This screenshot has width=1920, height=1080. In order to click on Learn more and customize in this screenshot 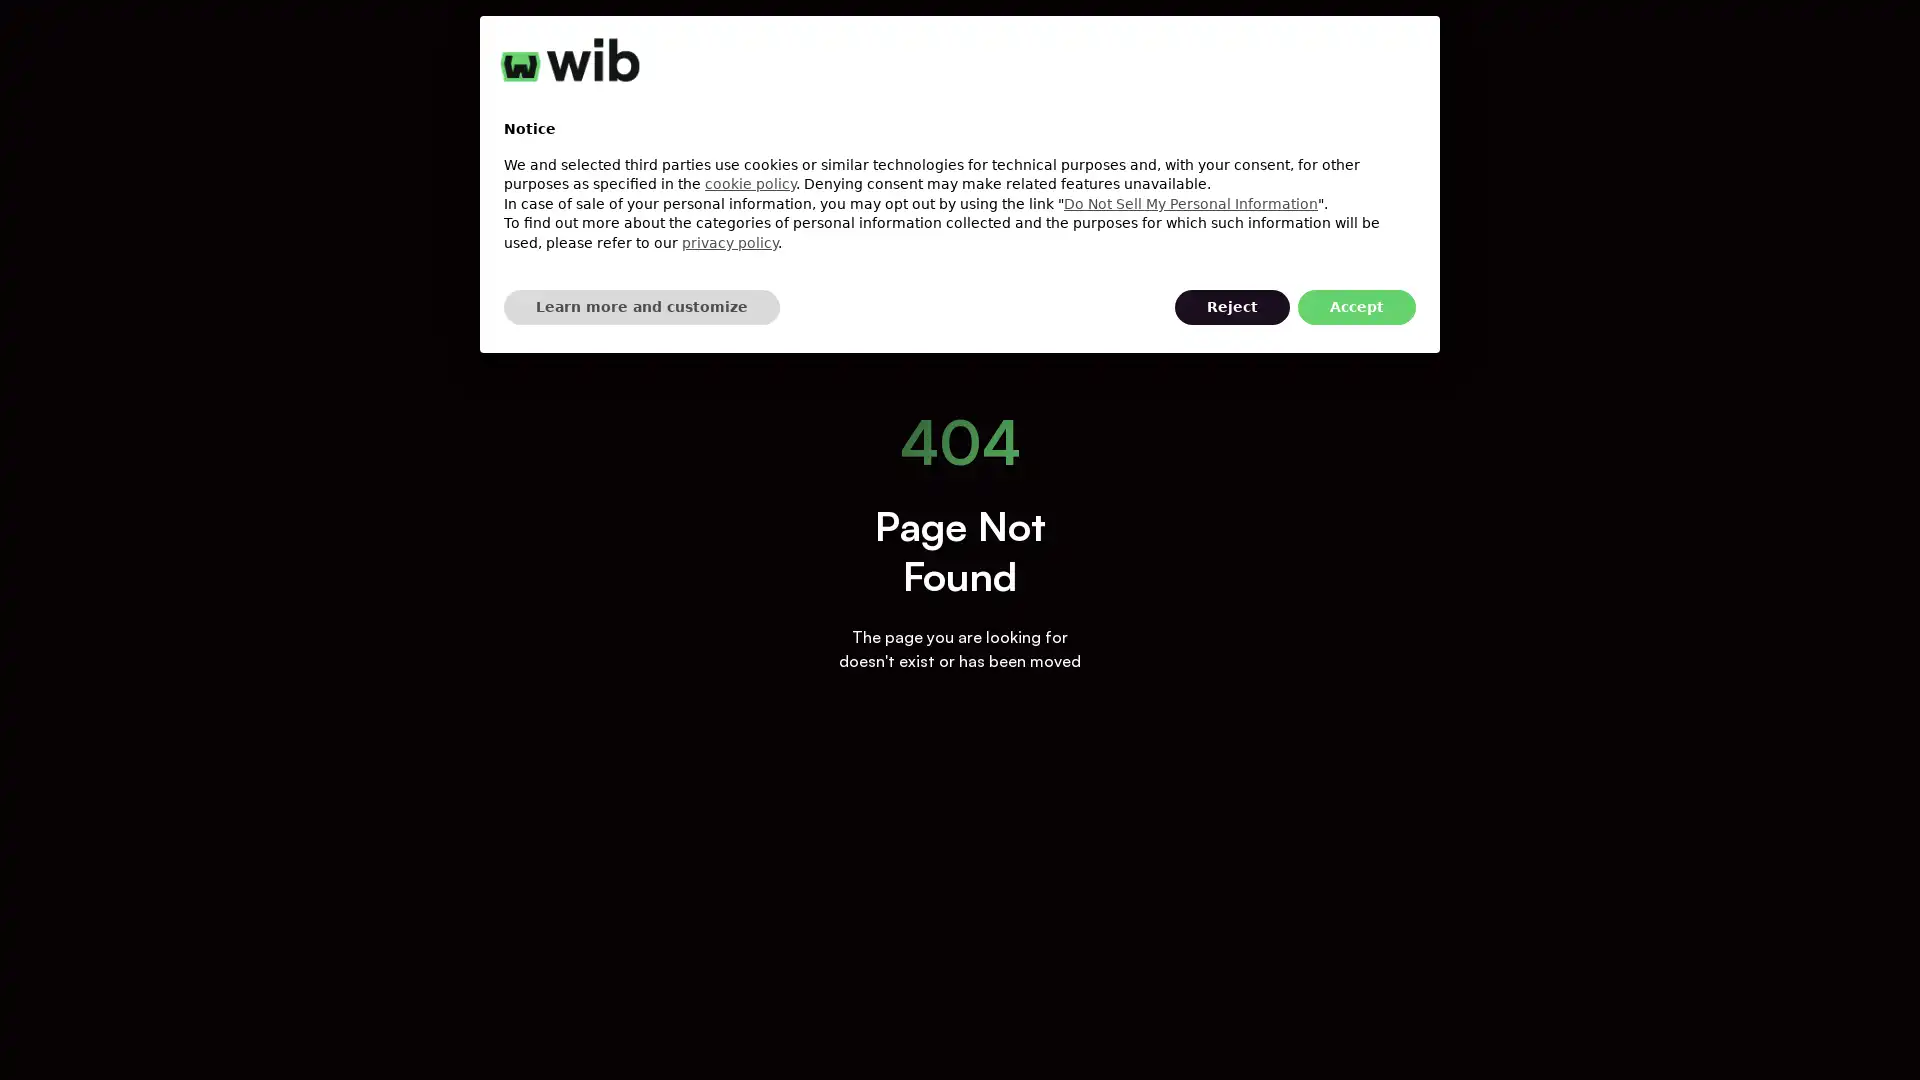, I will do `click(642, 307)`.